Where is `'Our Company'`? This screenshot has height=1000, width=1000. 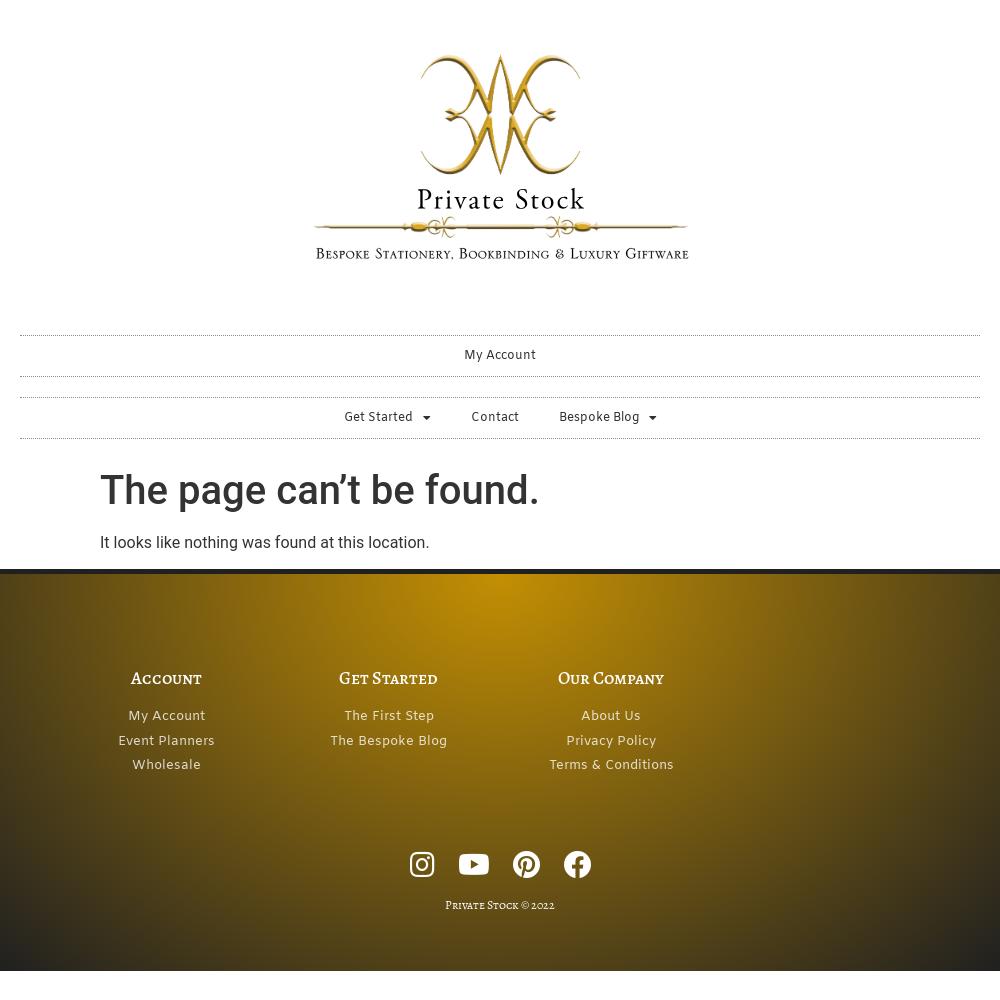
'Our Company' is located at coordinates (610, 678).